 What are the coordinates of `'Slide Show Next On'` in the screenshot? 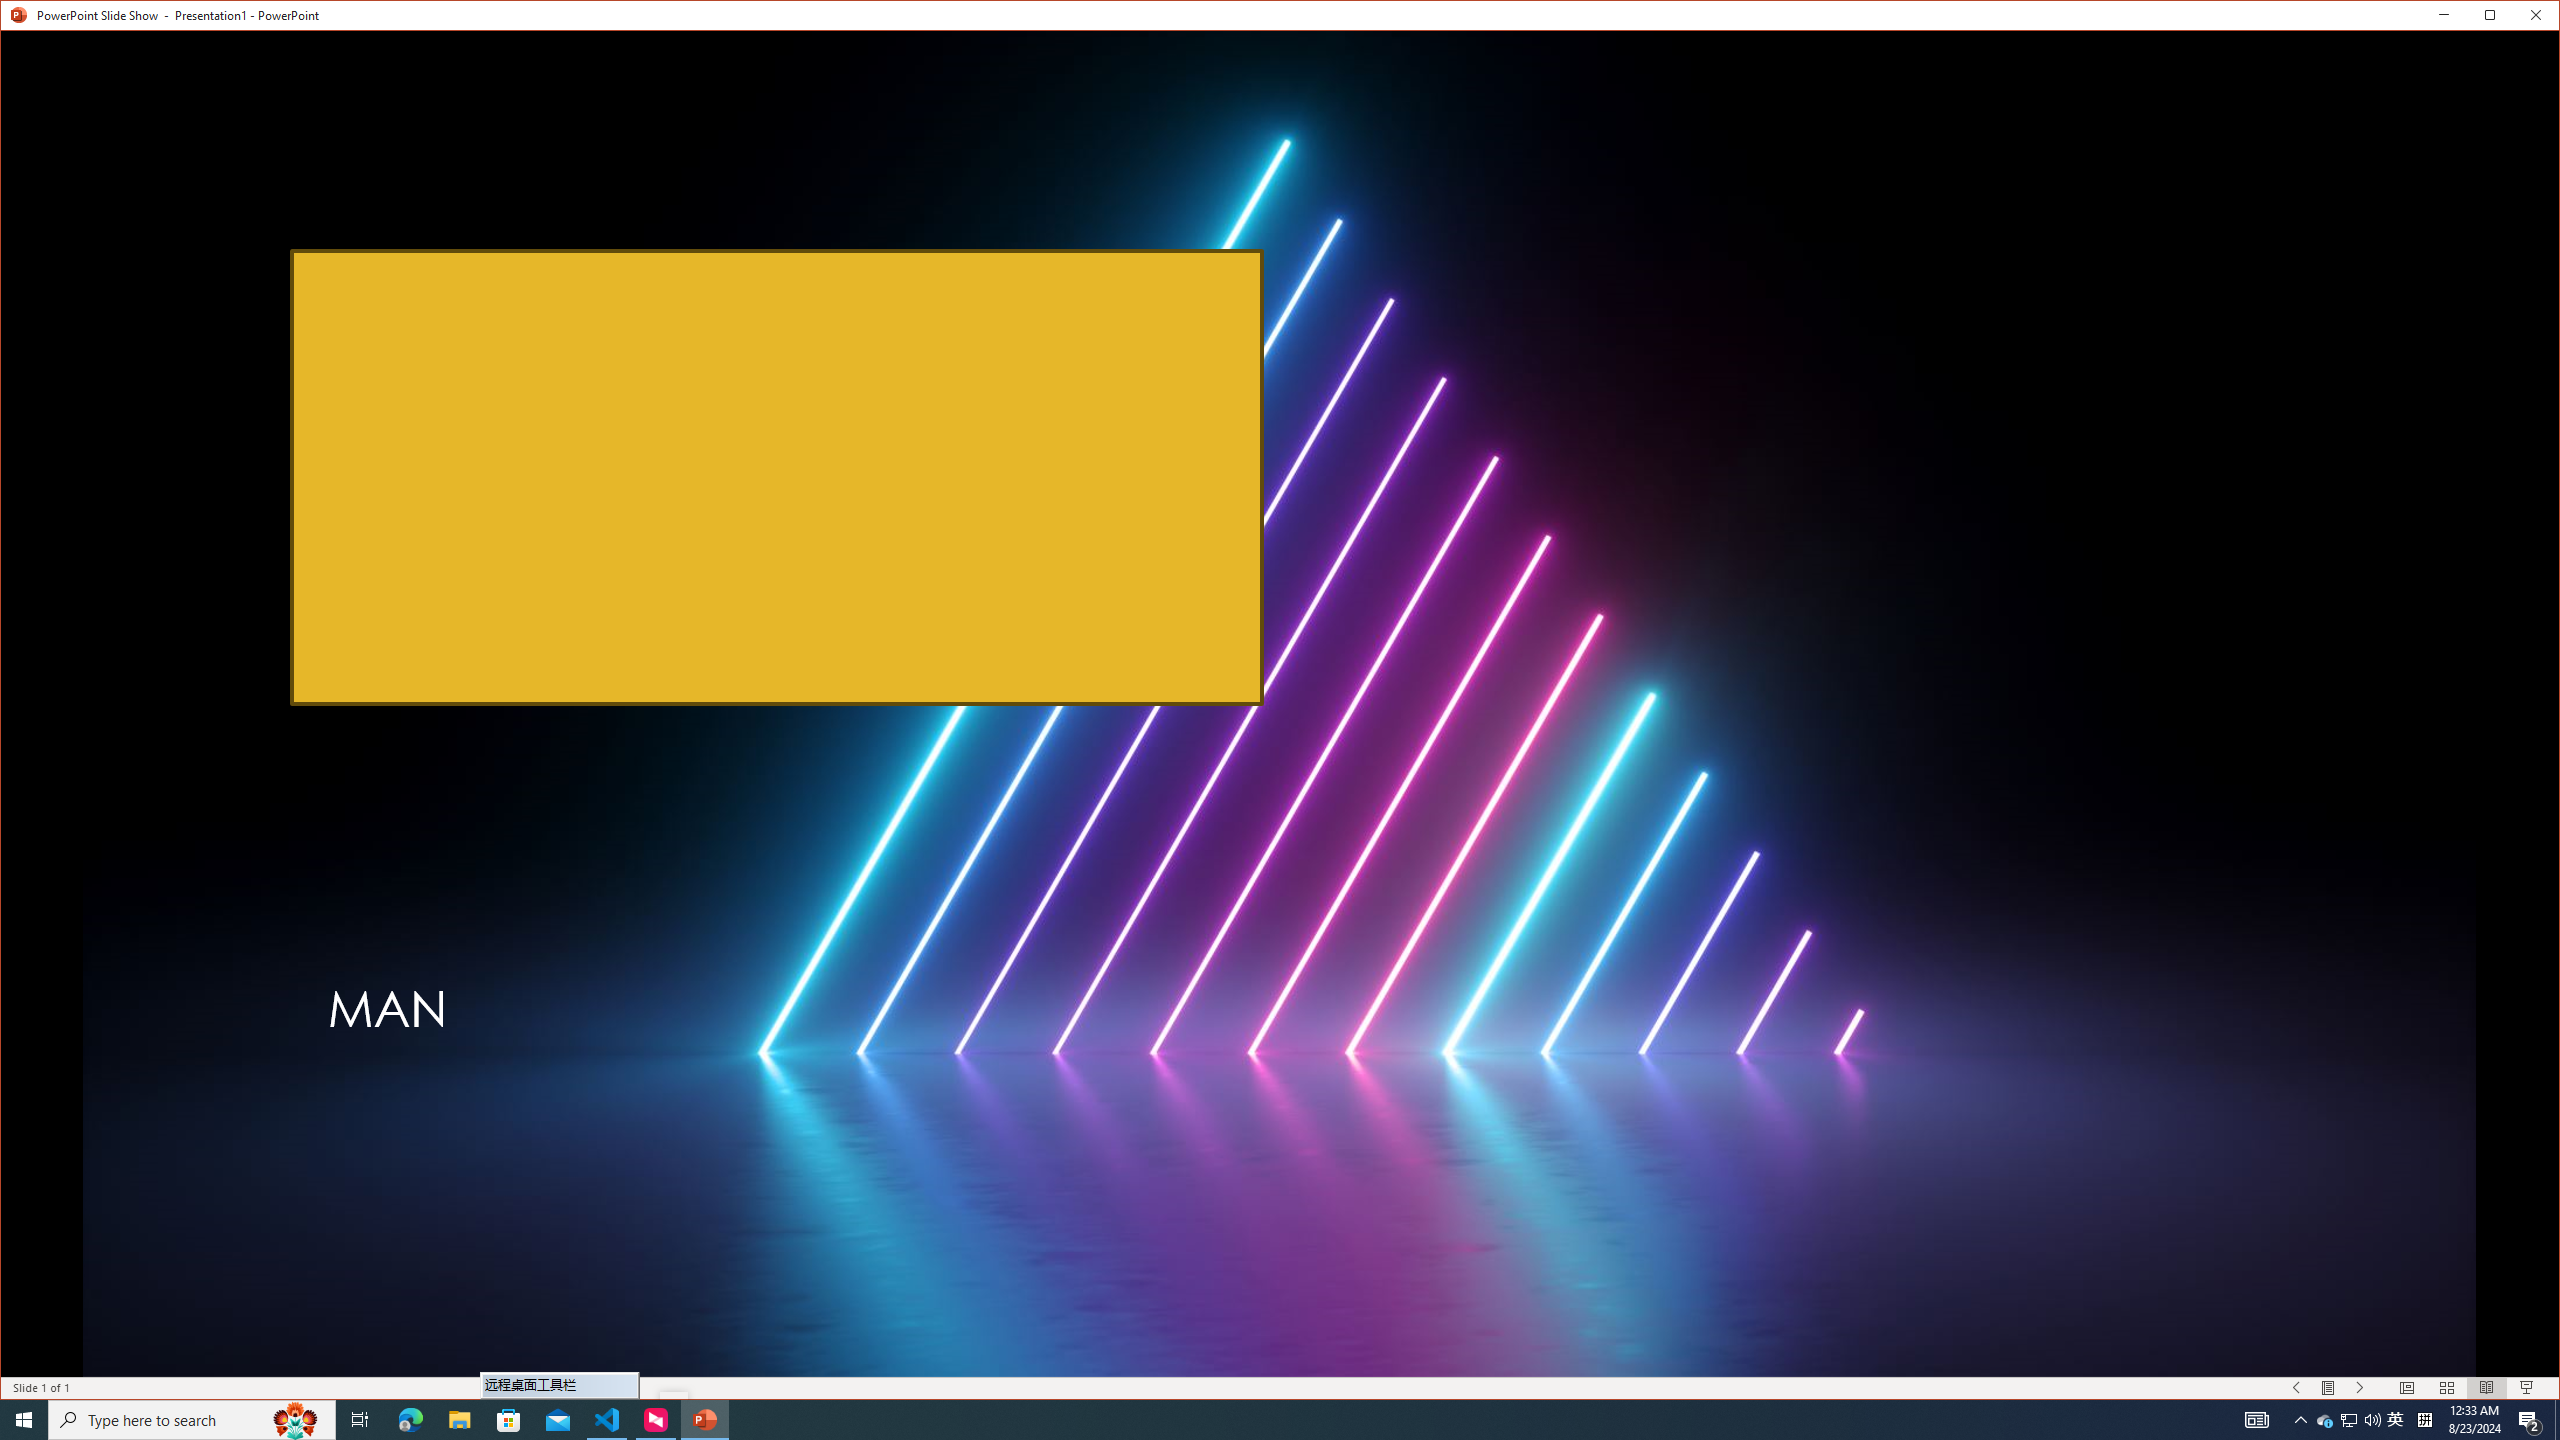 It's located at (2360, 1387).